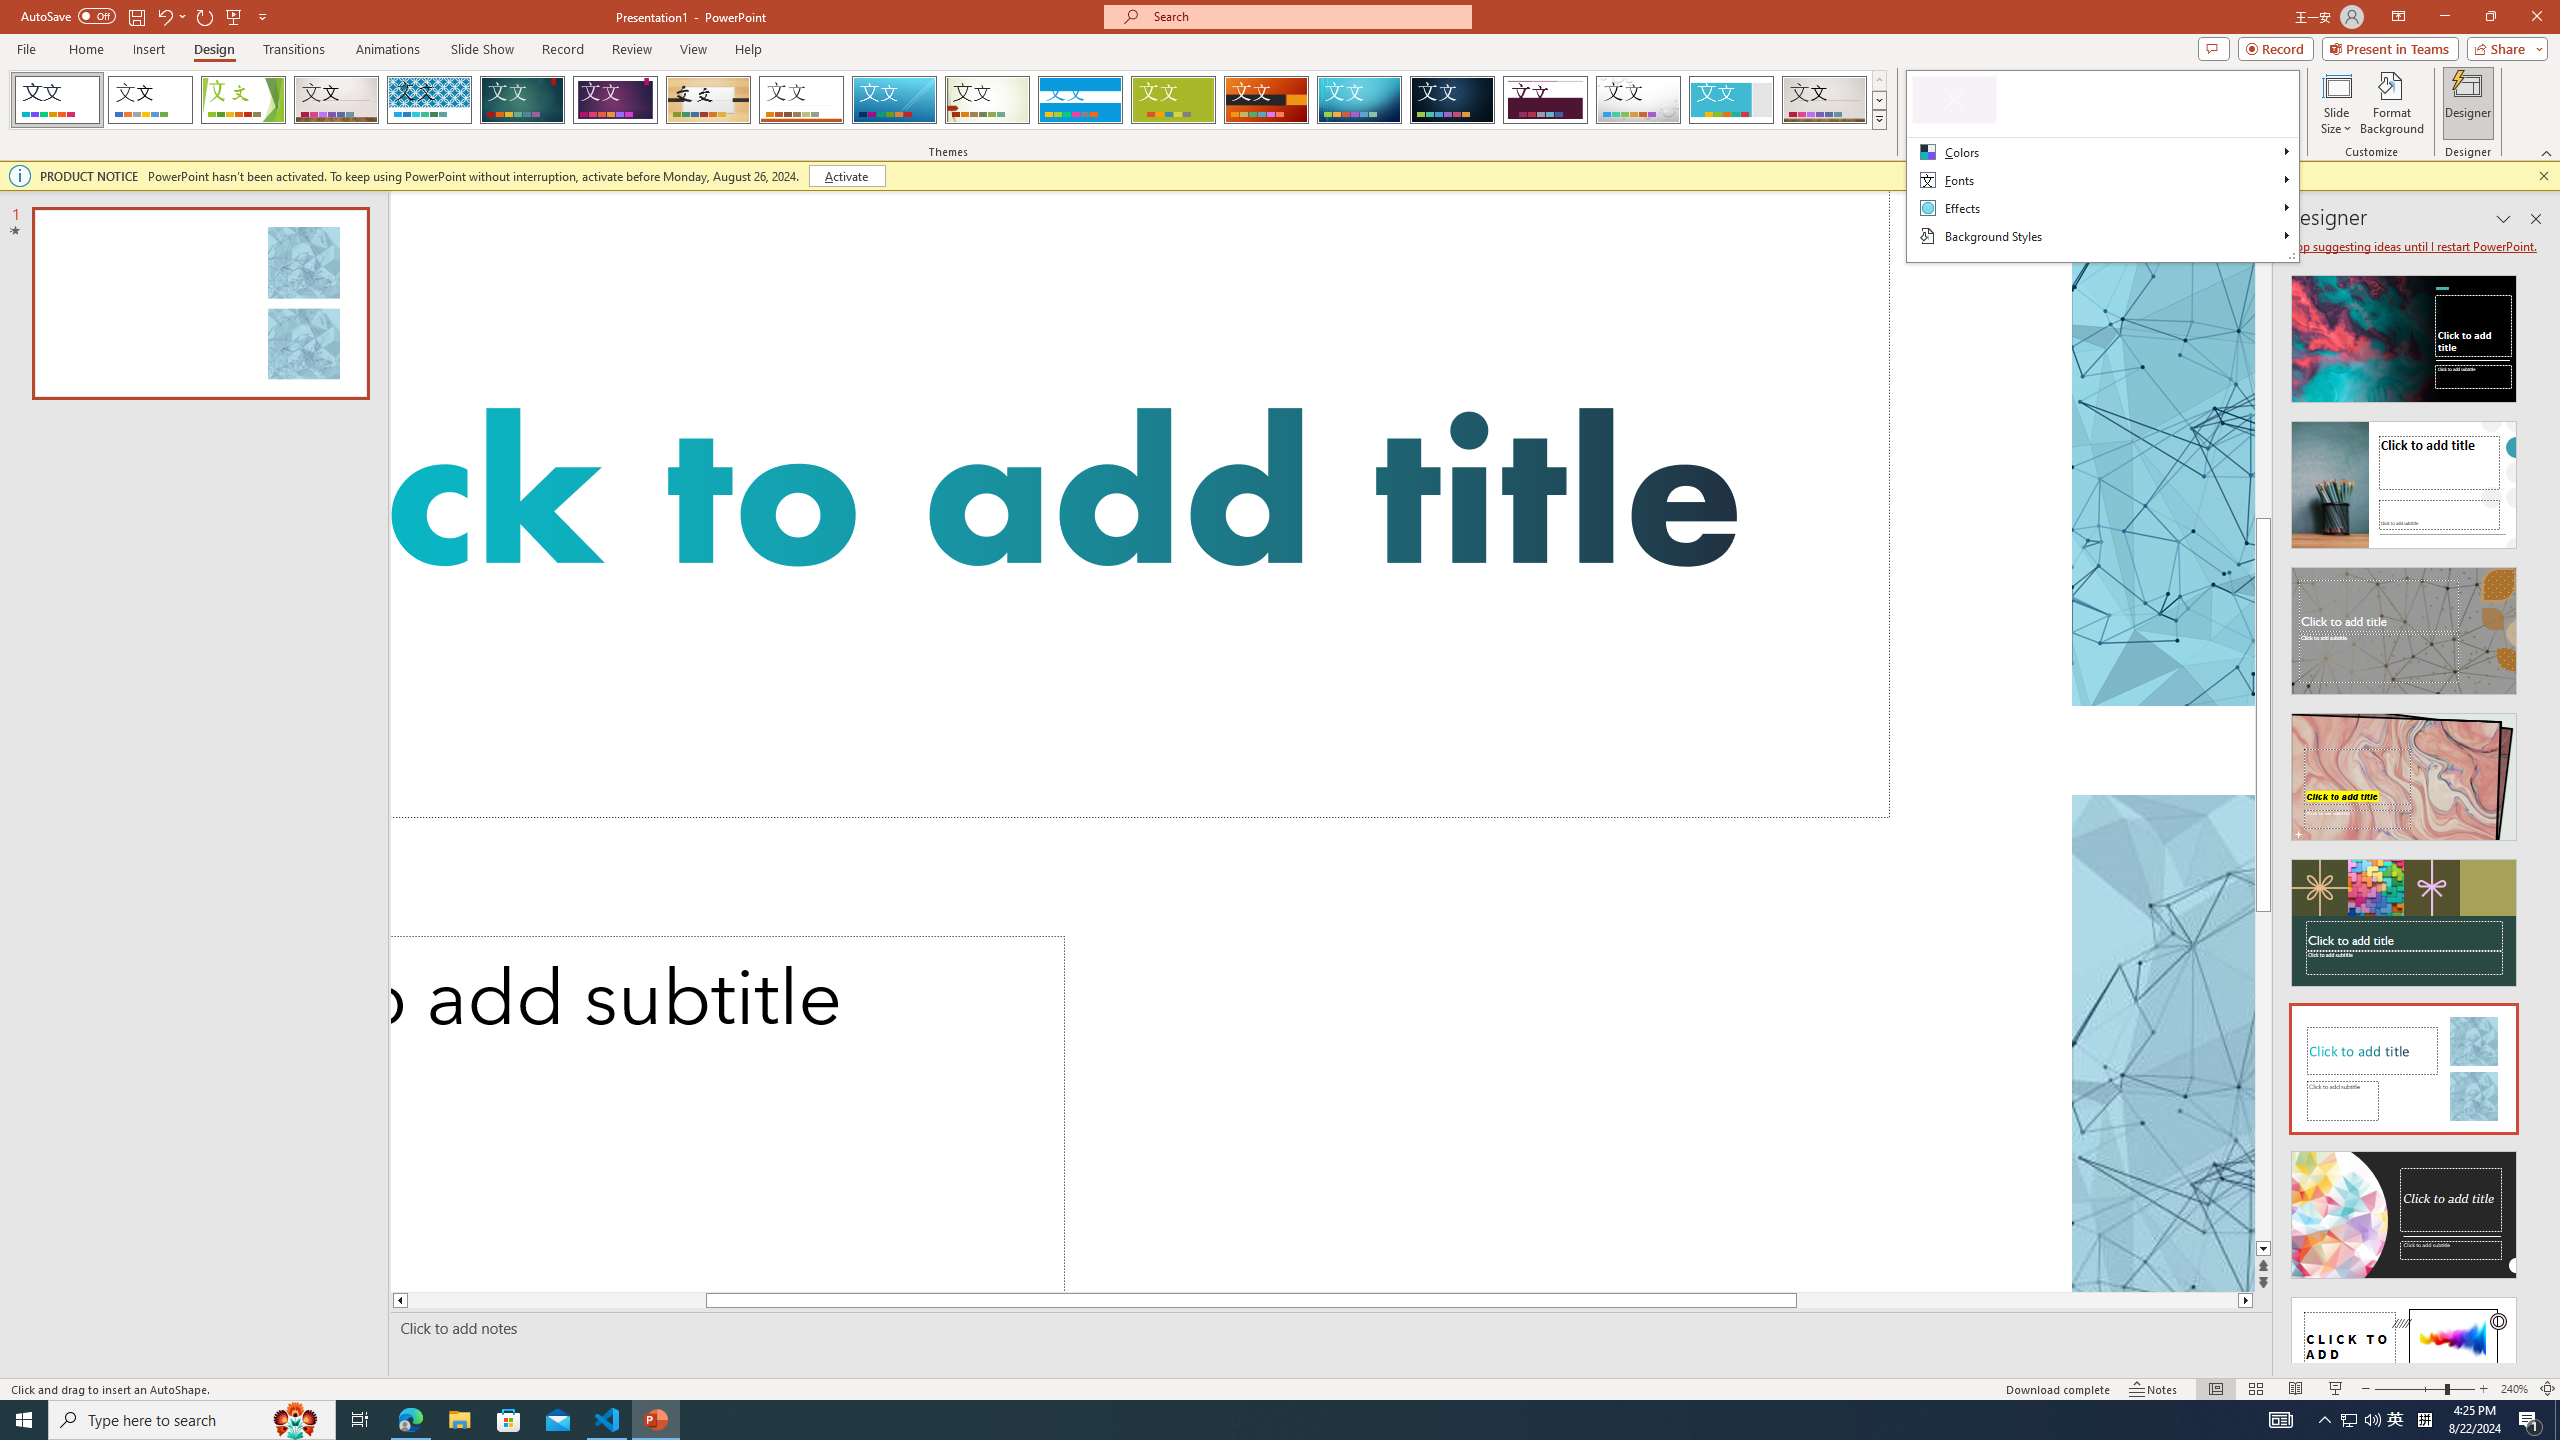 This screenshot has width=2560, height=1440. I want to click on 'FadeVTI', so click(57, 99).